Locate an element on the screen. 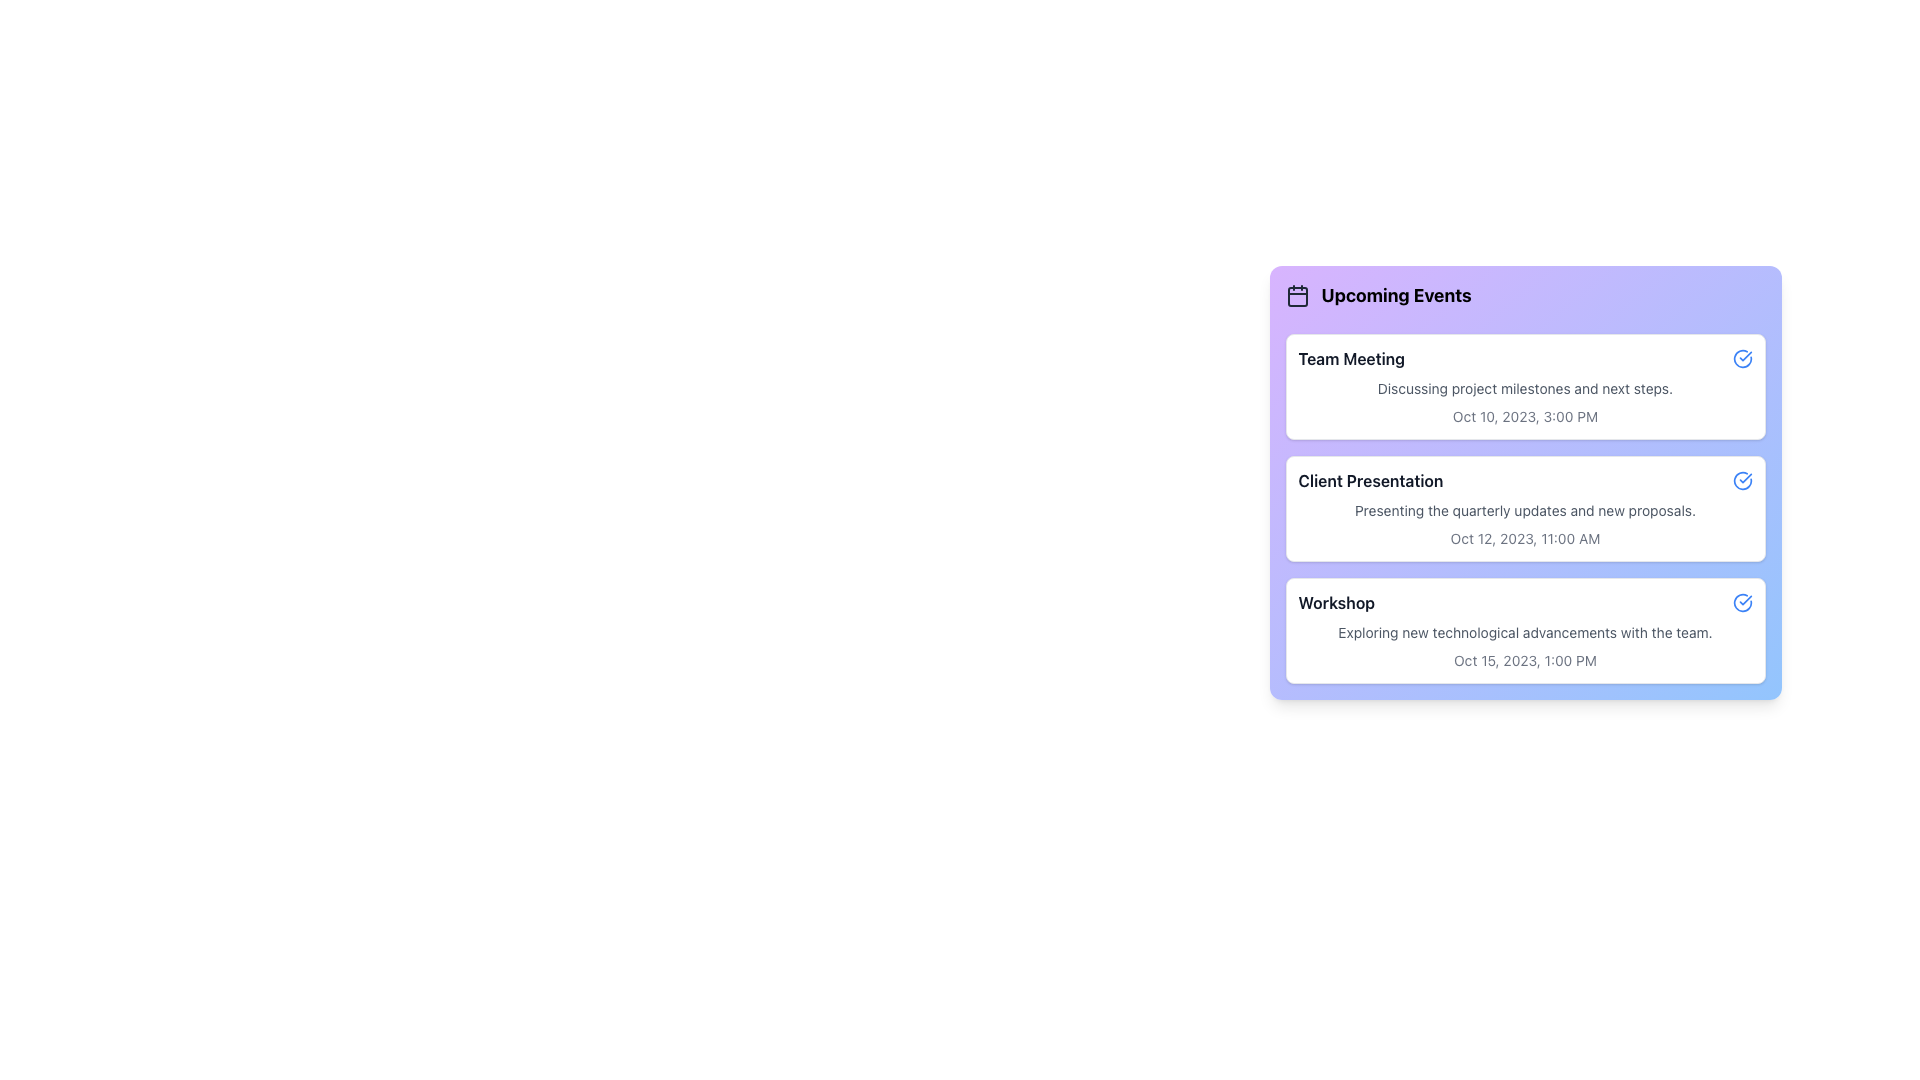 This screenshot has width=1920, height=1080. the circular blue icon with an outlined checkmark located on the right side of the 'Client Presentation' section in the 'Upcoming Events' list is located at coordinates (1741, 481).